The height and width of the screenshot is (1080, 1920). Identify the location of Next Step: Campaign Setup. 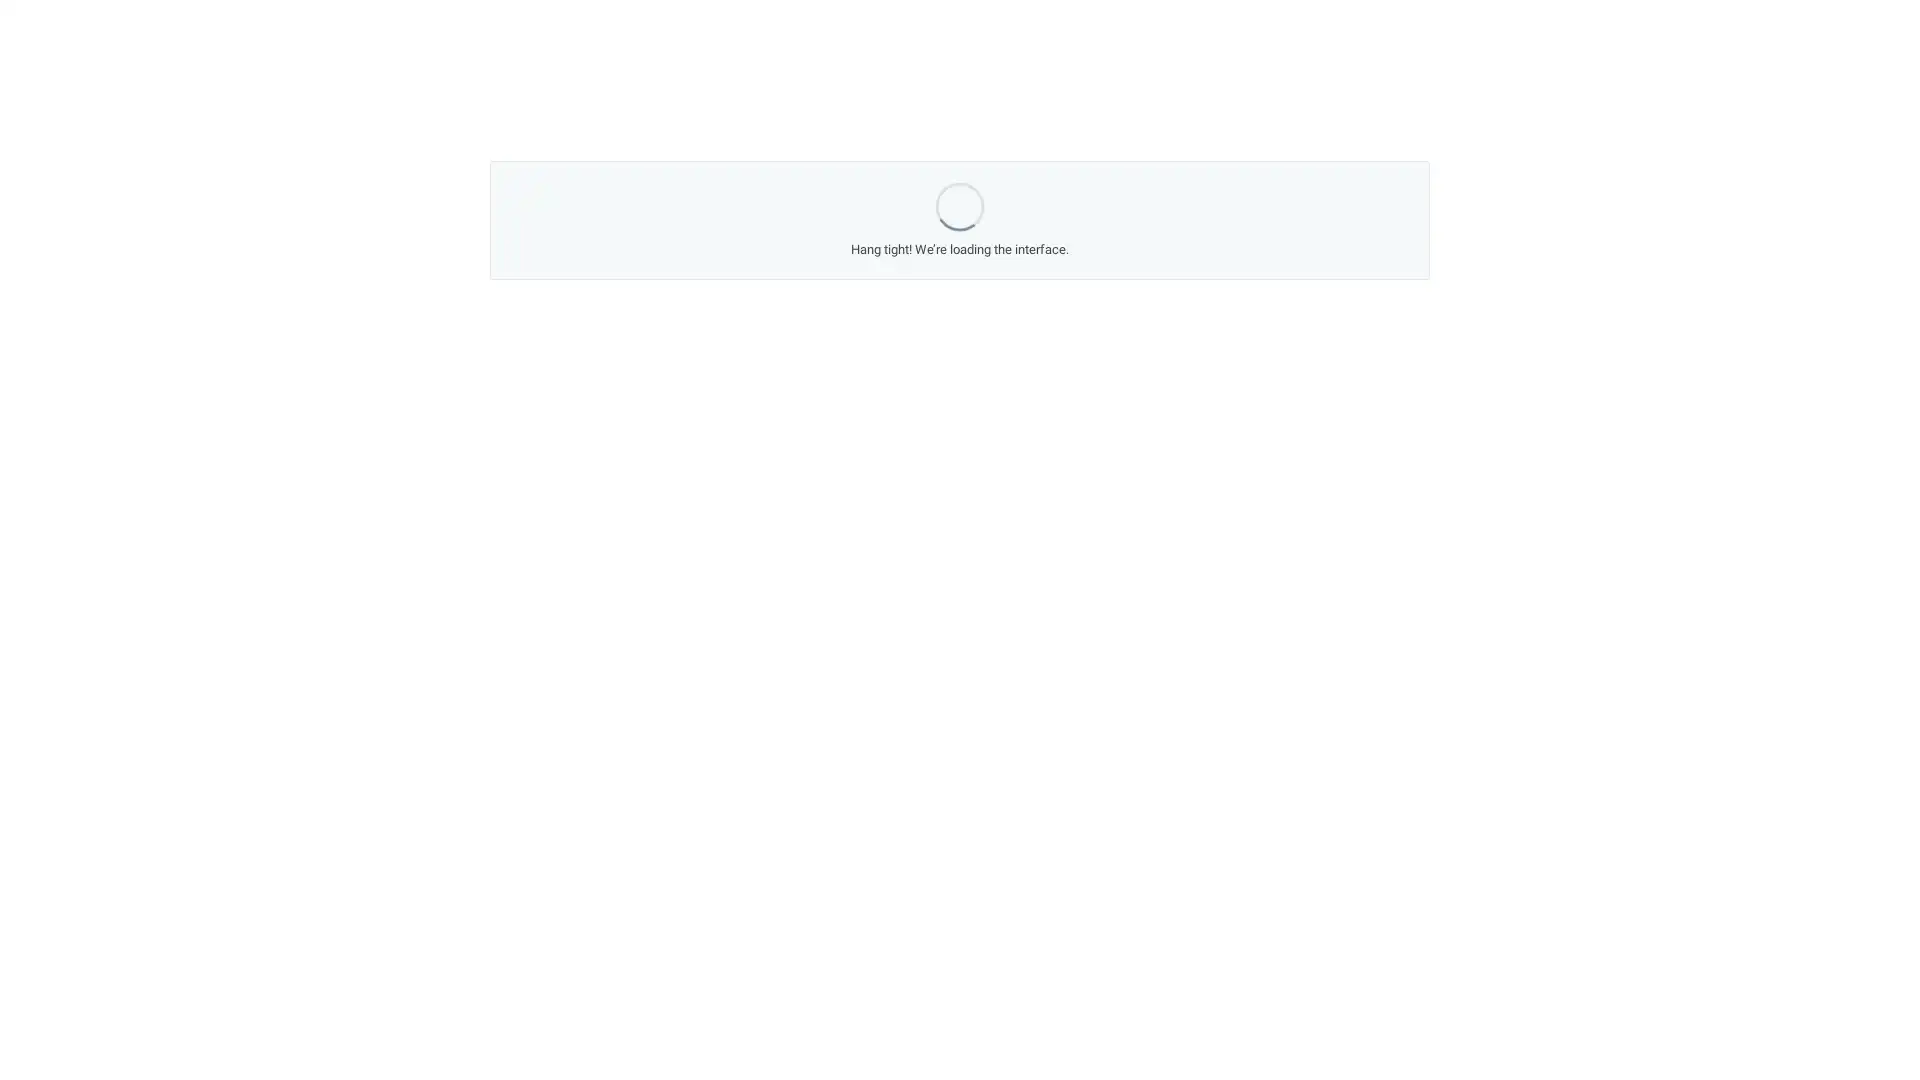
(1121, 712).